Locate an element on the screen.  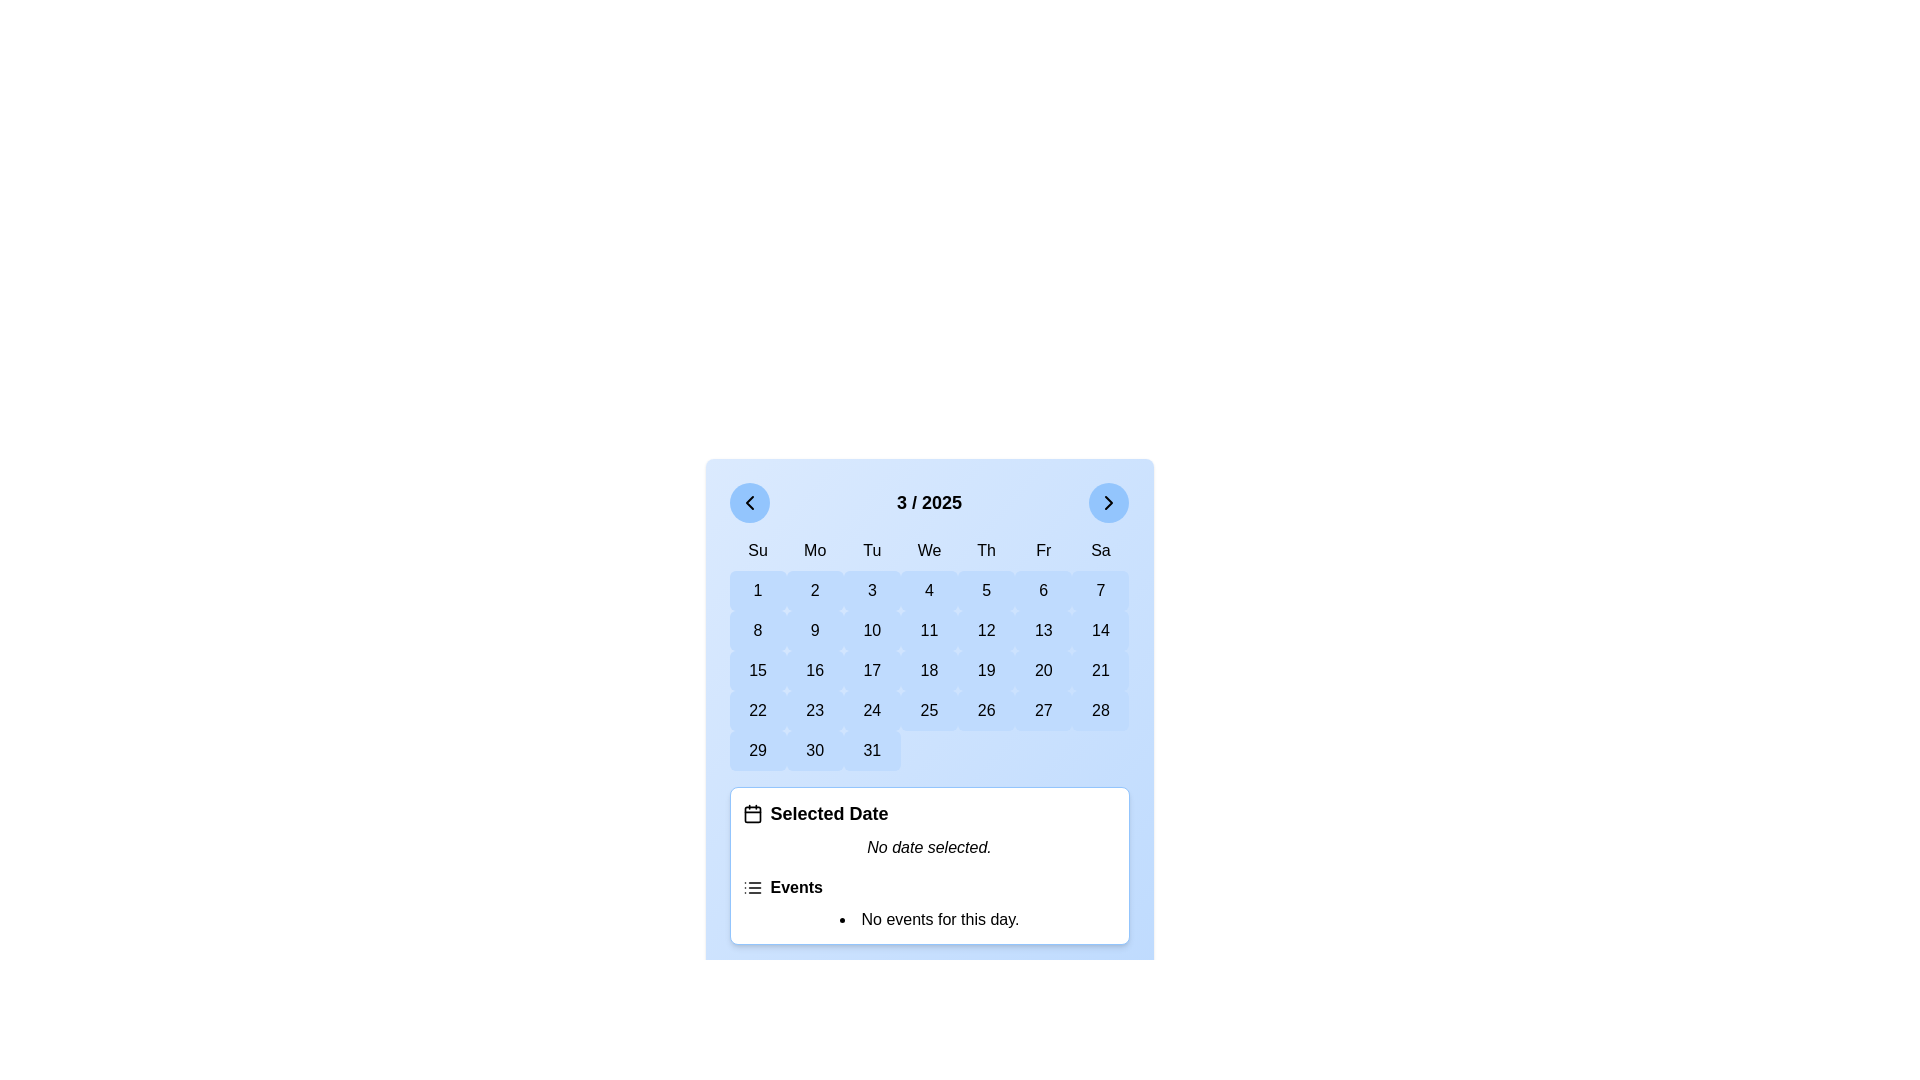
the static text label displaying 'Tu', which is the third element in the top row of weekday headers in the calendar interface is located at coordinates (872, 551).